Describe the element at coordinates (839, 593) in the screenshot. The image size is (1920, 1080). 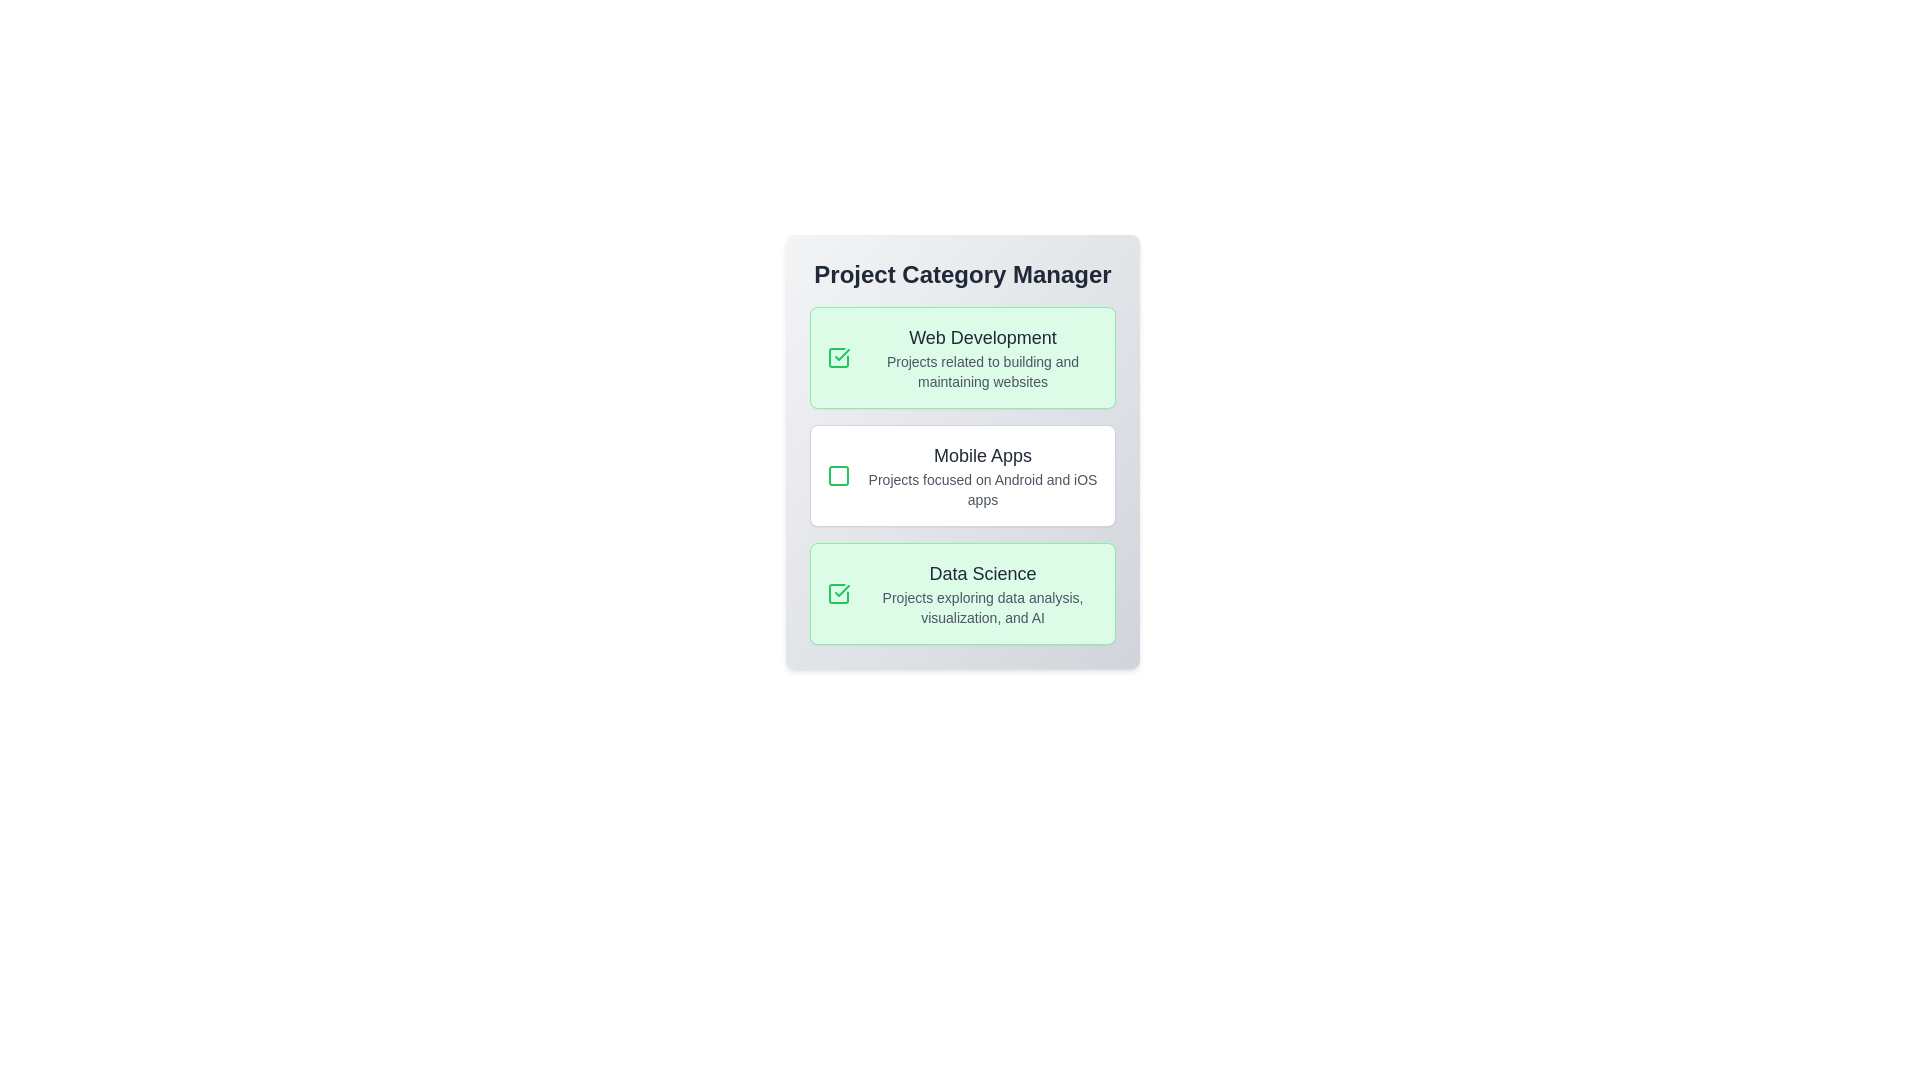
I see `the checkbox outline element in the 'Data Science' section, which is part of an SVG graphic and represents the border of the checkbox` at that location.